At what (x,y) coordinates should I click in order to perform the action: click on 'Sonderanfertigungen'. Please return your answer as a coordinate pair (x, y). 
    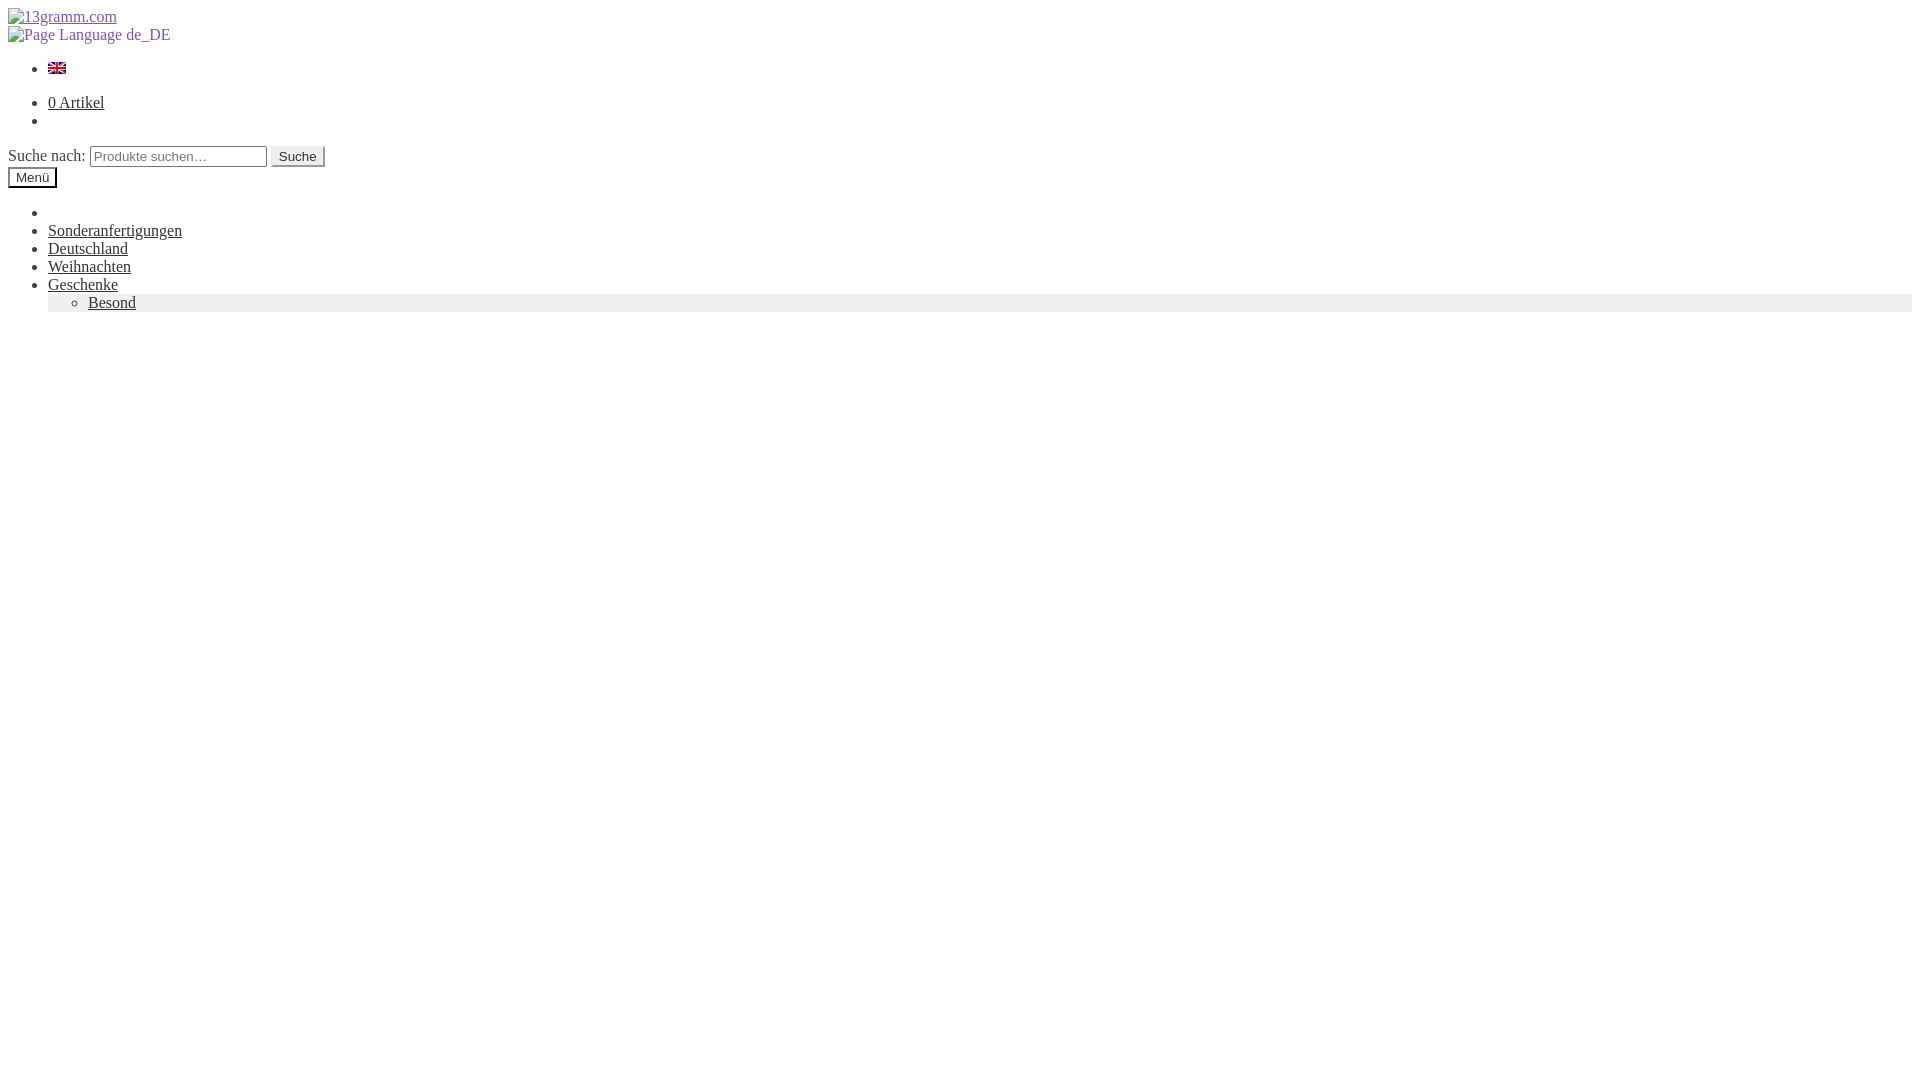
    Looking at the image, I should click on (114, 229).